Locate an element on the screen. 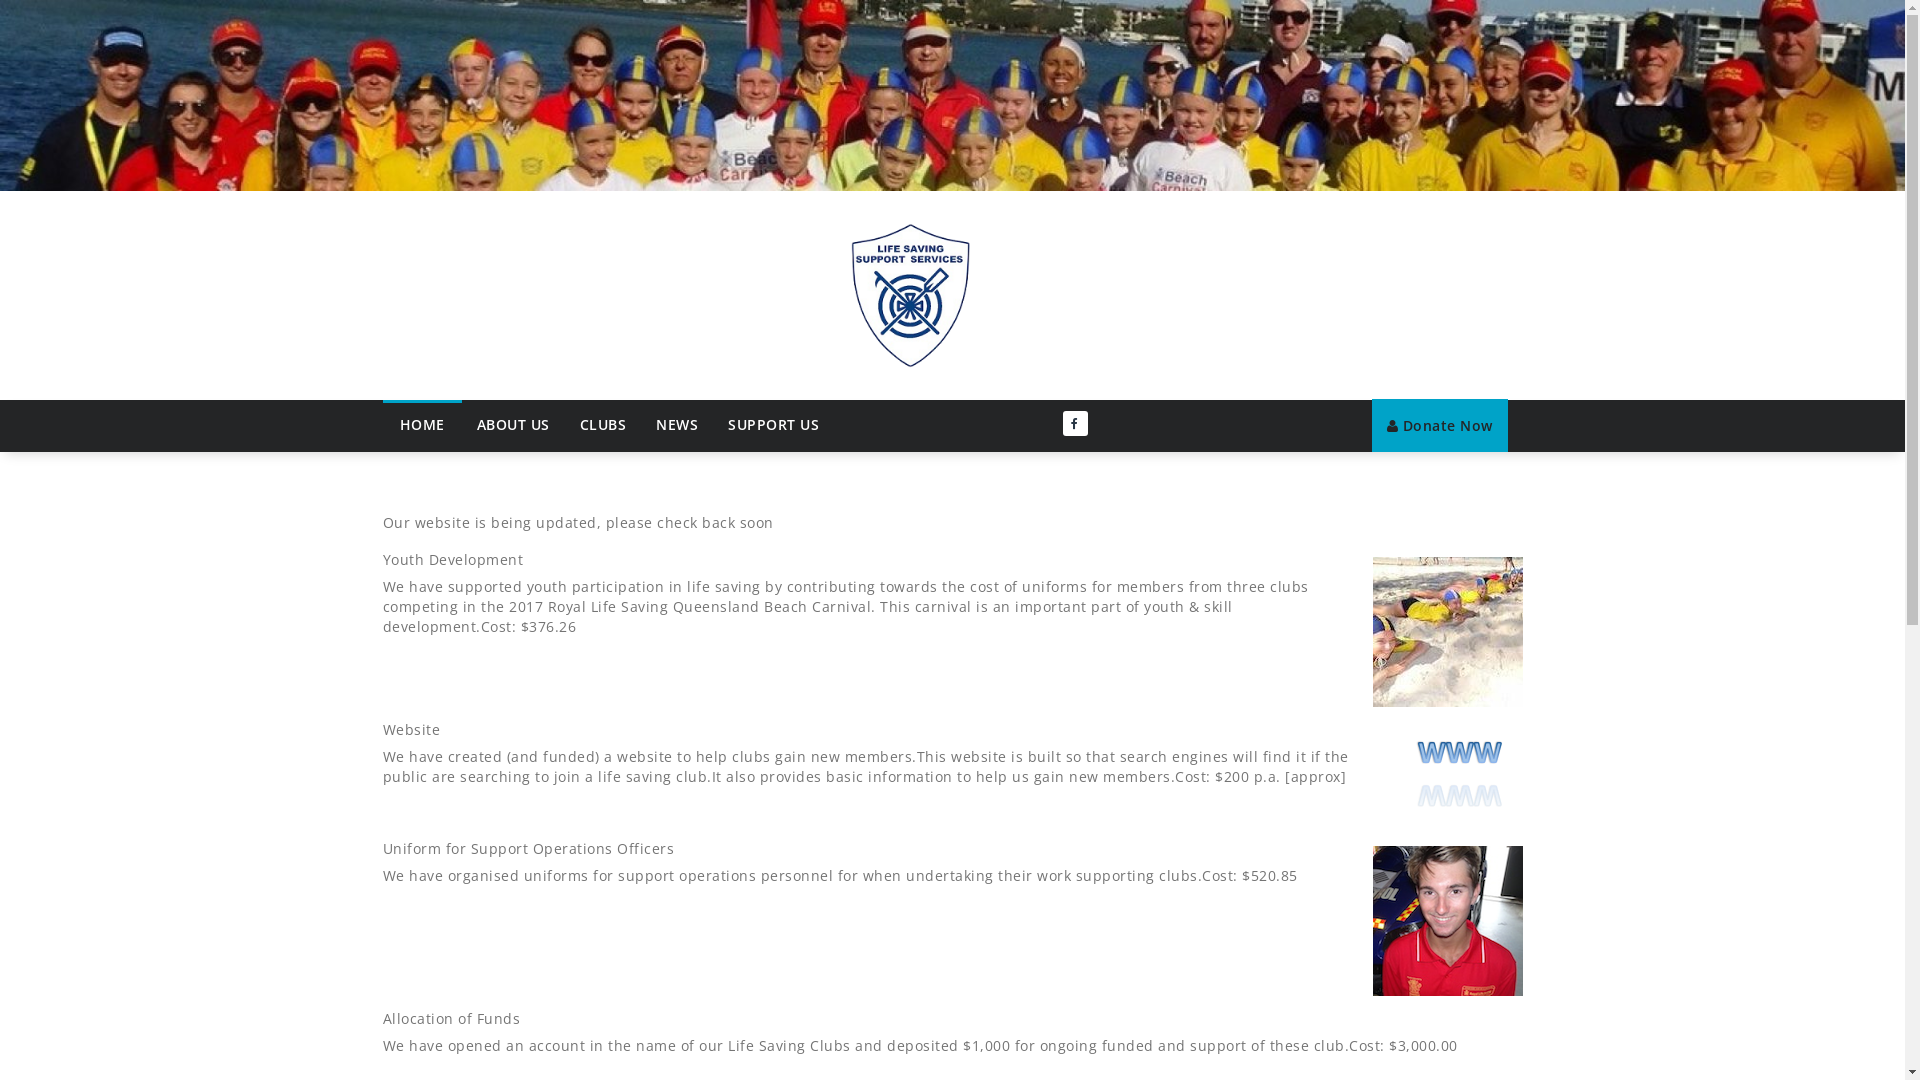 This screenshot has height=1080, width=1920. 'HOME' is located at coordinates (420, 422).